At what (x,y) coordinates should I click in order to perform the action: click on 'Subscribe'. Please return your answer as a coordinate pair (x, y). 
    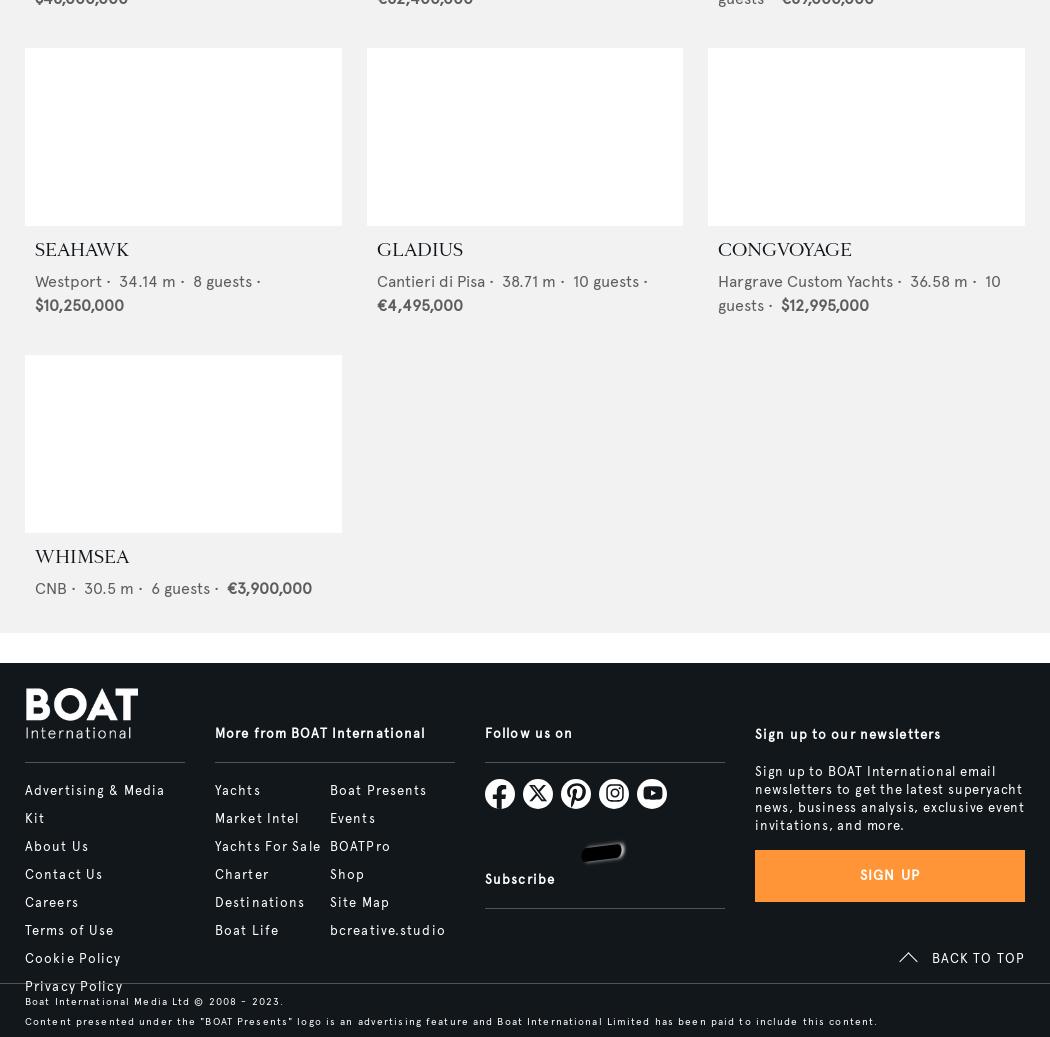
    Looking at the image, I should click on (518, 879).